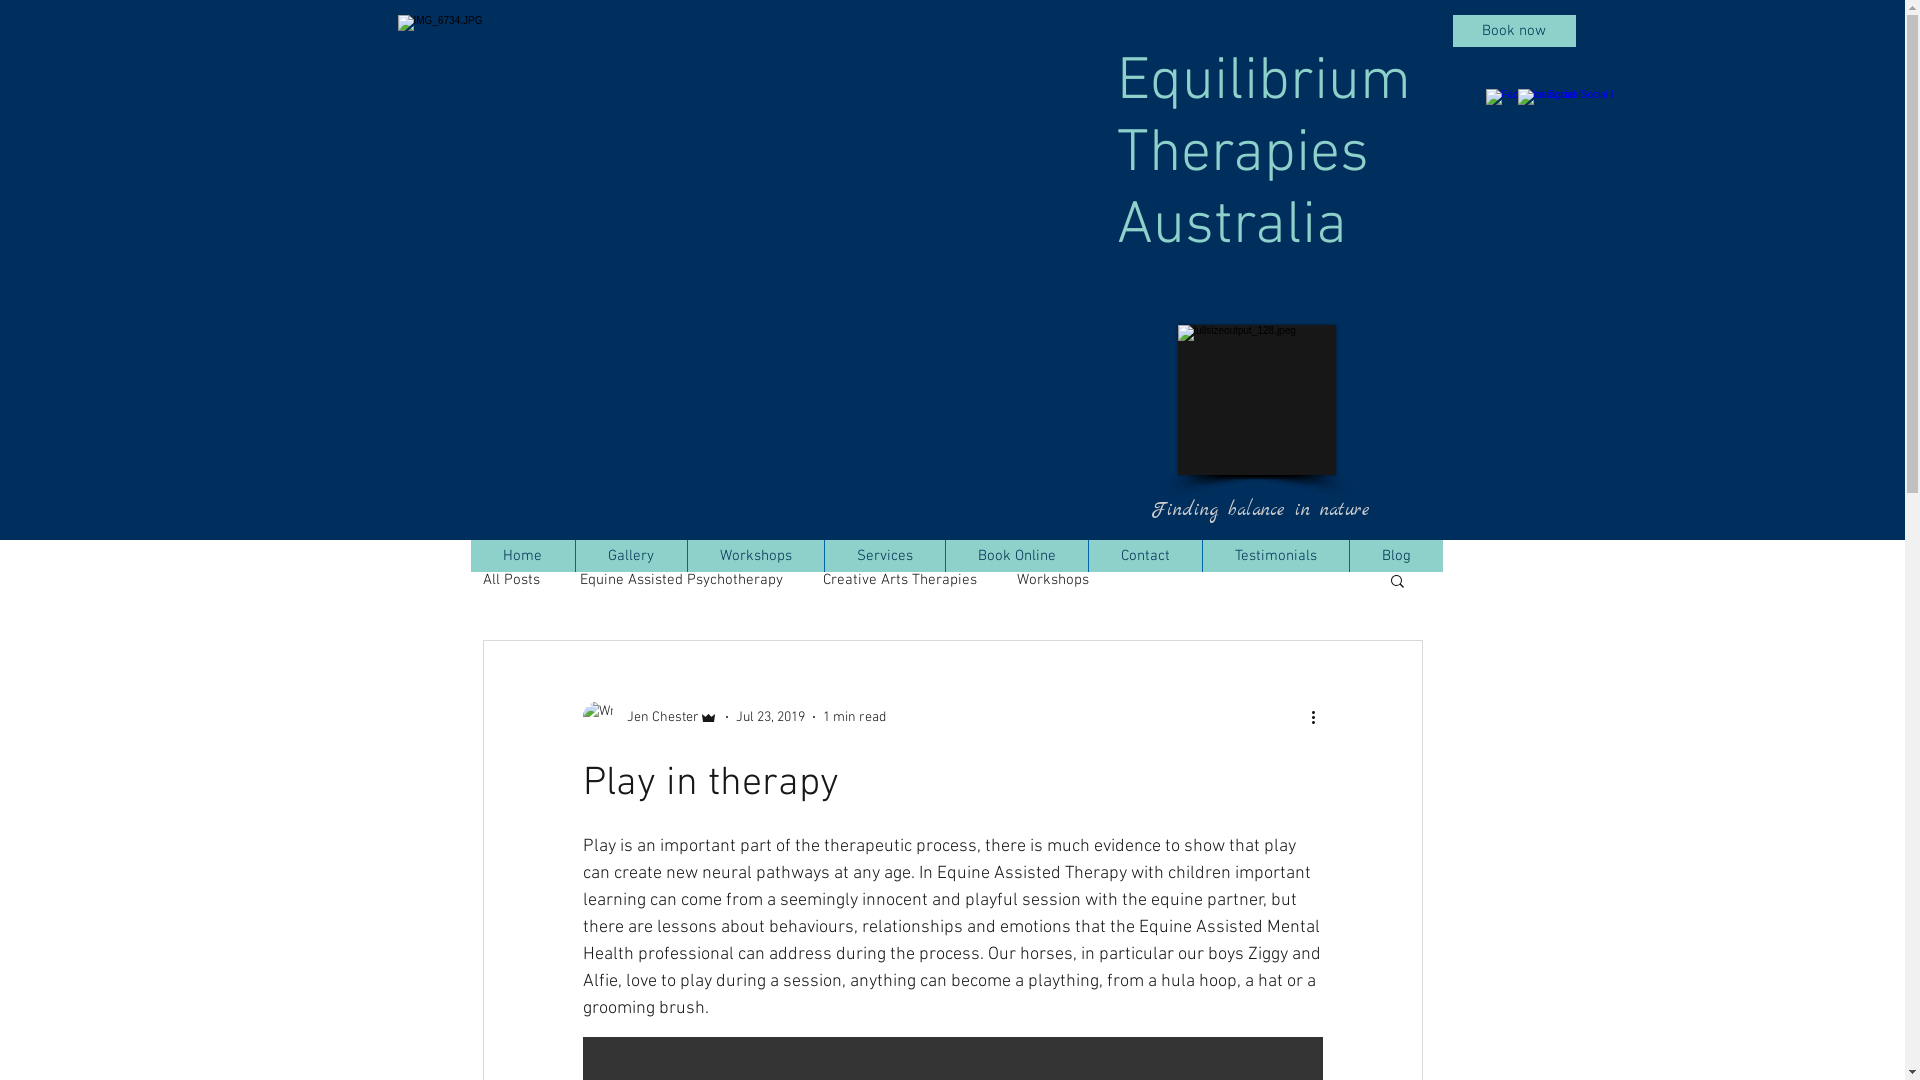 Image resolution: width=1920 pixels, height=1080 pixels. What do you see at coordinates (681, 579) in the screenshot?
I see `'Equine Assisted Psychotherapy'` at bounding box center [681, 579].